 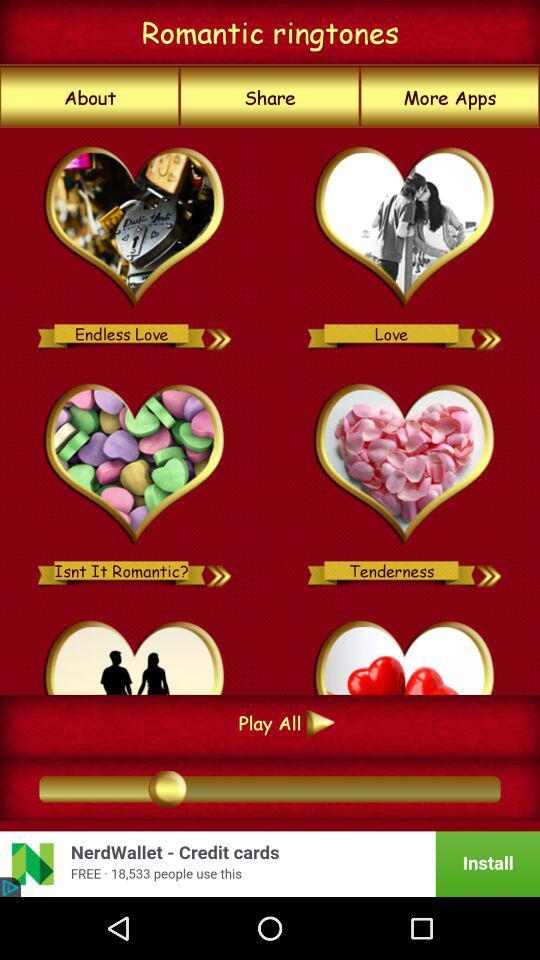 I want to click on is n't it romantic, so click(x=135, y=465).